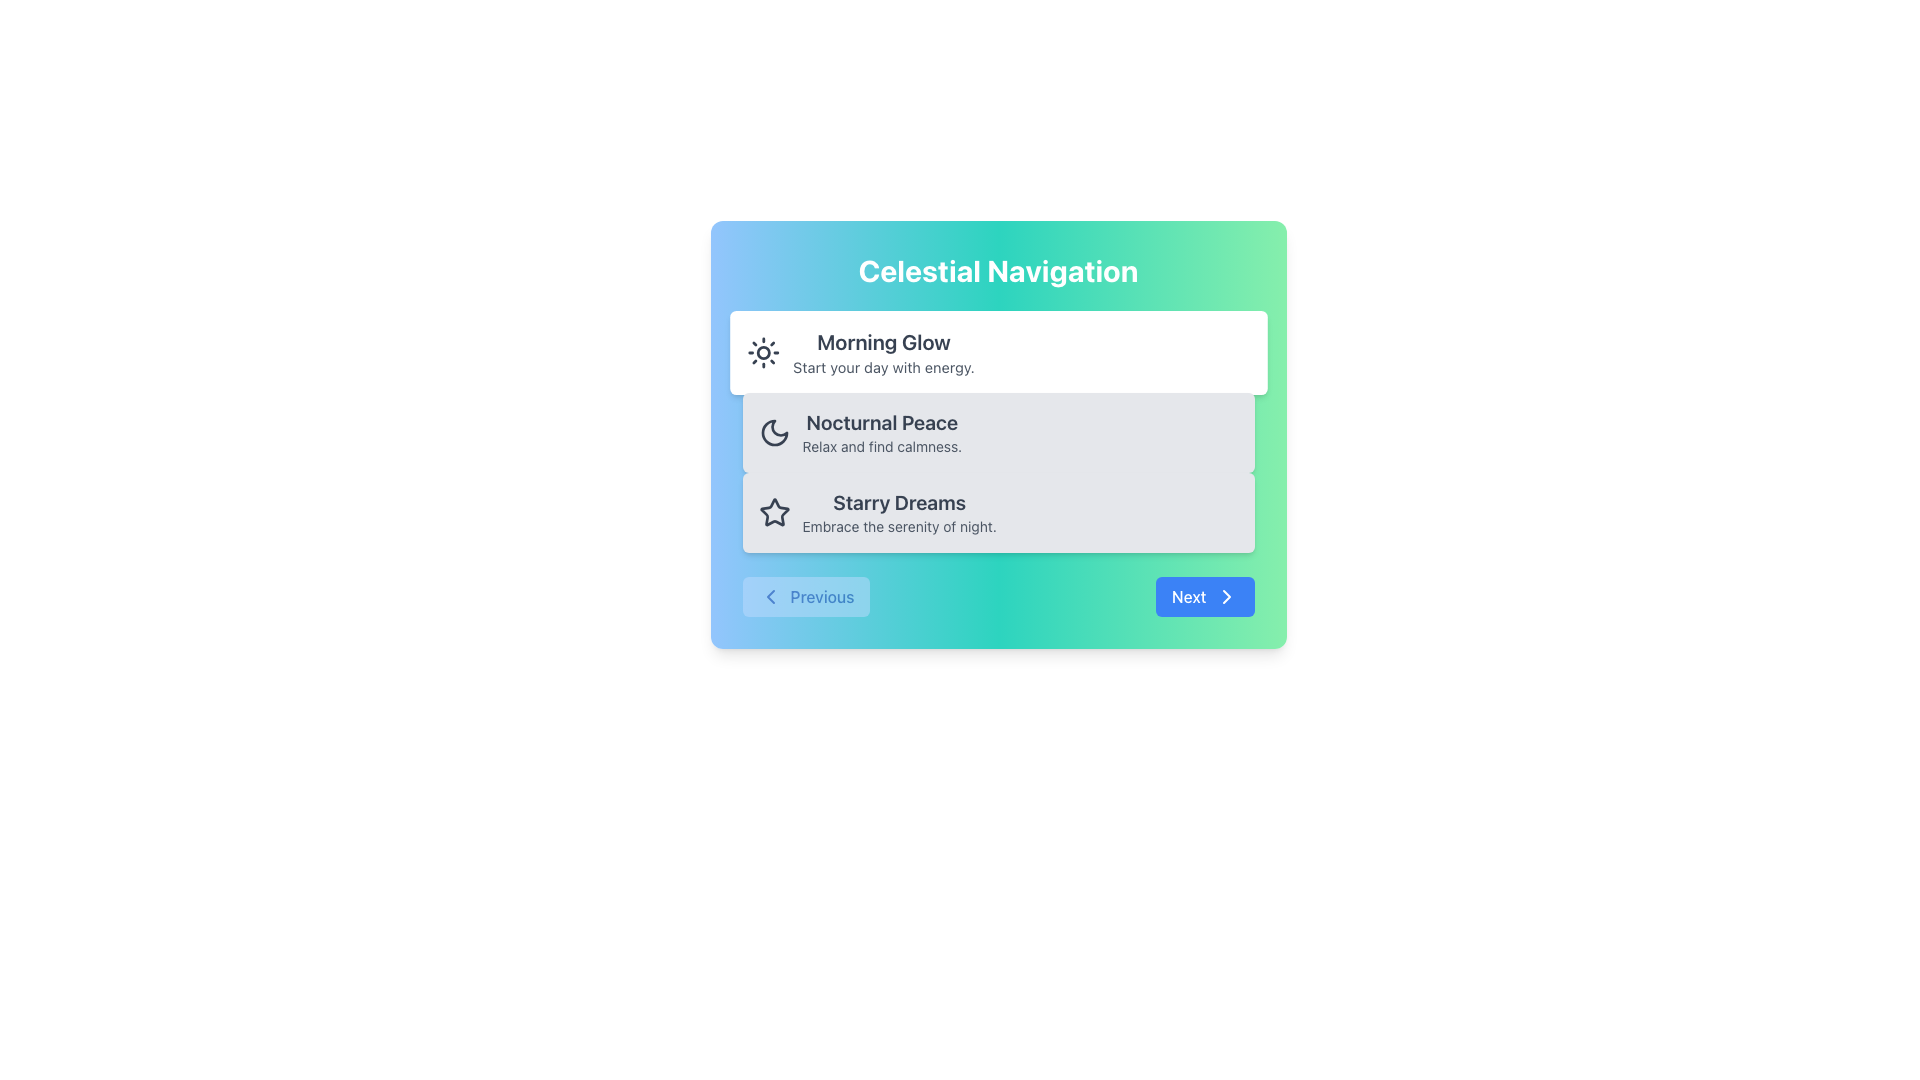 This screenshot has width=1920, height=1080. I want to click on the graphical icon associated with the 'Starry Dreams' option, which is positioned to the left of the text in the list option group, so click(773, 511).